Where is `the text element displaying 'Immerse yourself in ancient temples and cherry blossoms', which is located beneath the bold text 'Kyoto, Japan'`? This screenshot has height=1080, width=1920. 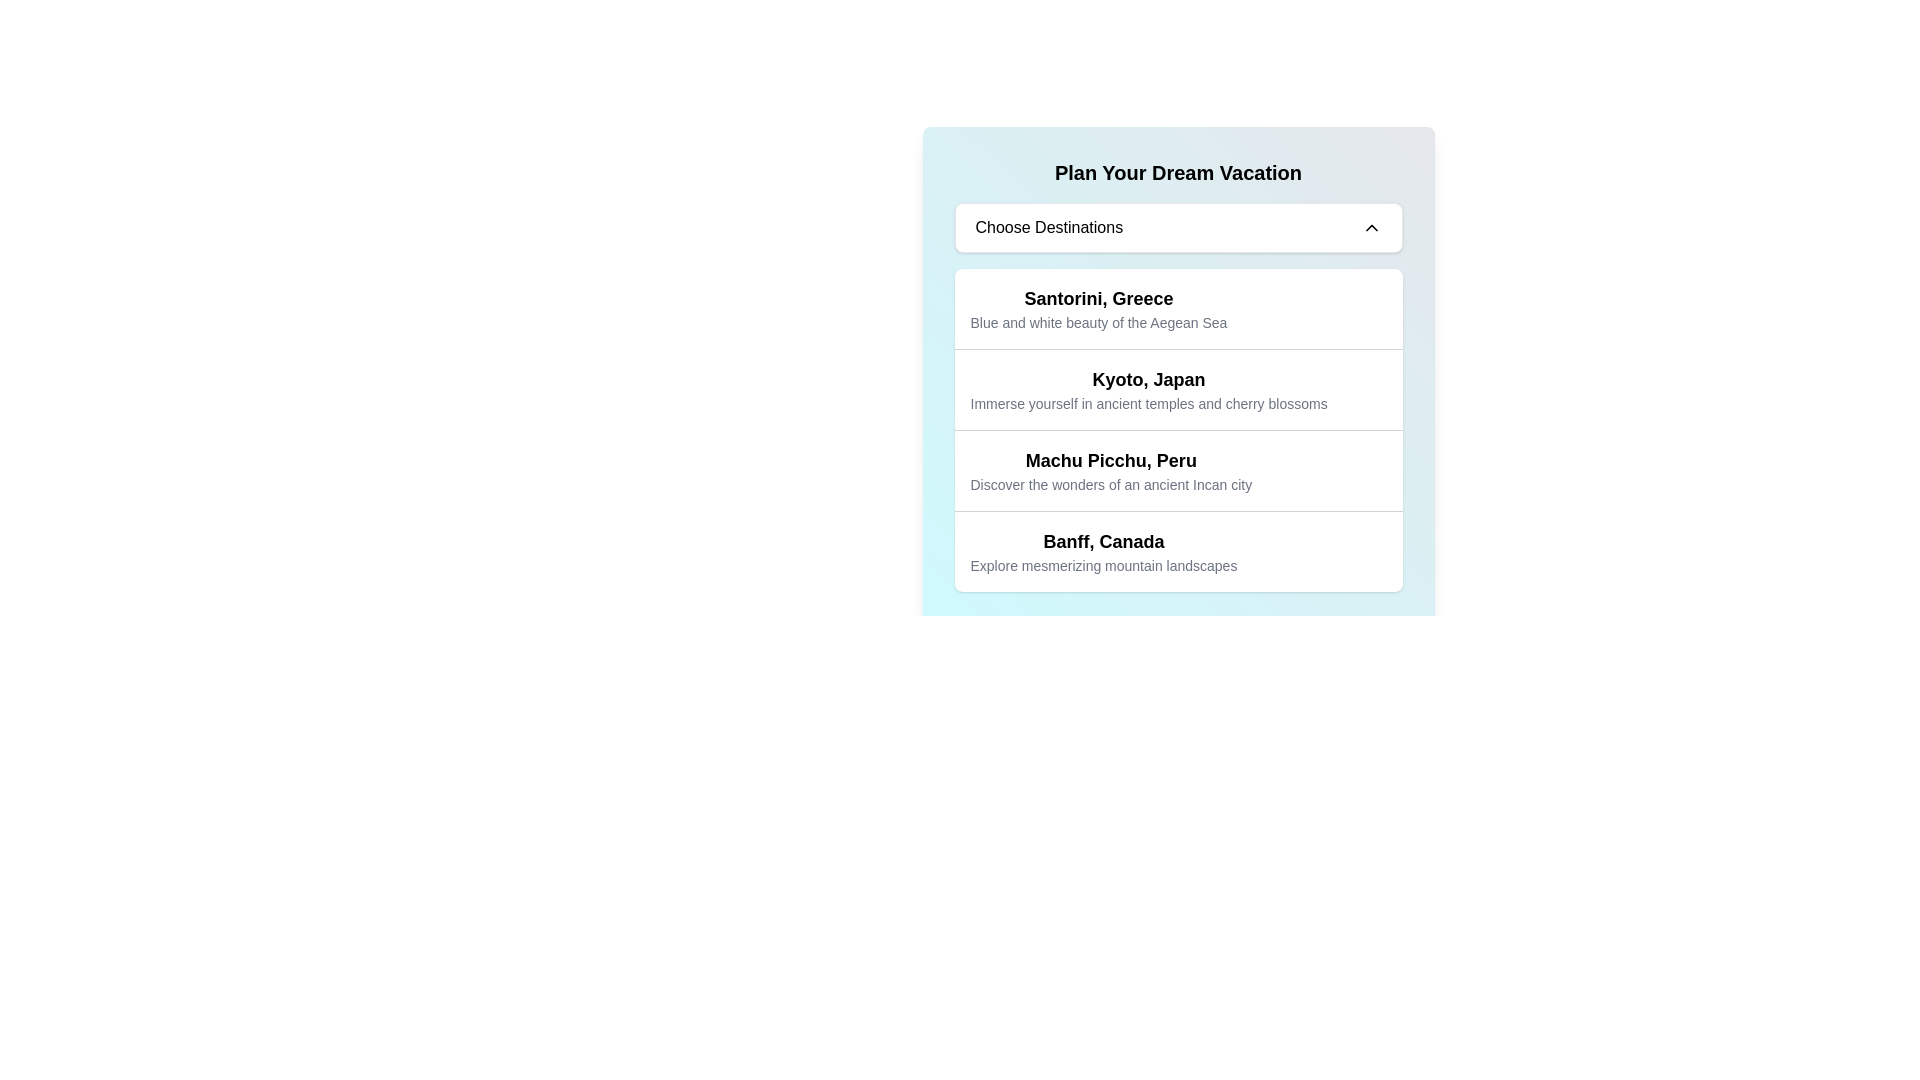
the text element displaying 'Immerse yourself in ancient temples and cherry blossoms', which is located beneath the bold text 'Kyoto, Japan' is located at coordinates (1149, 404).